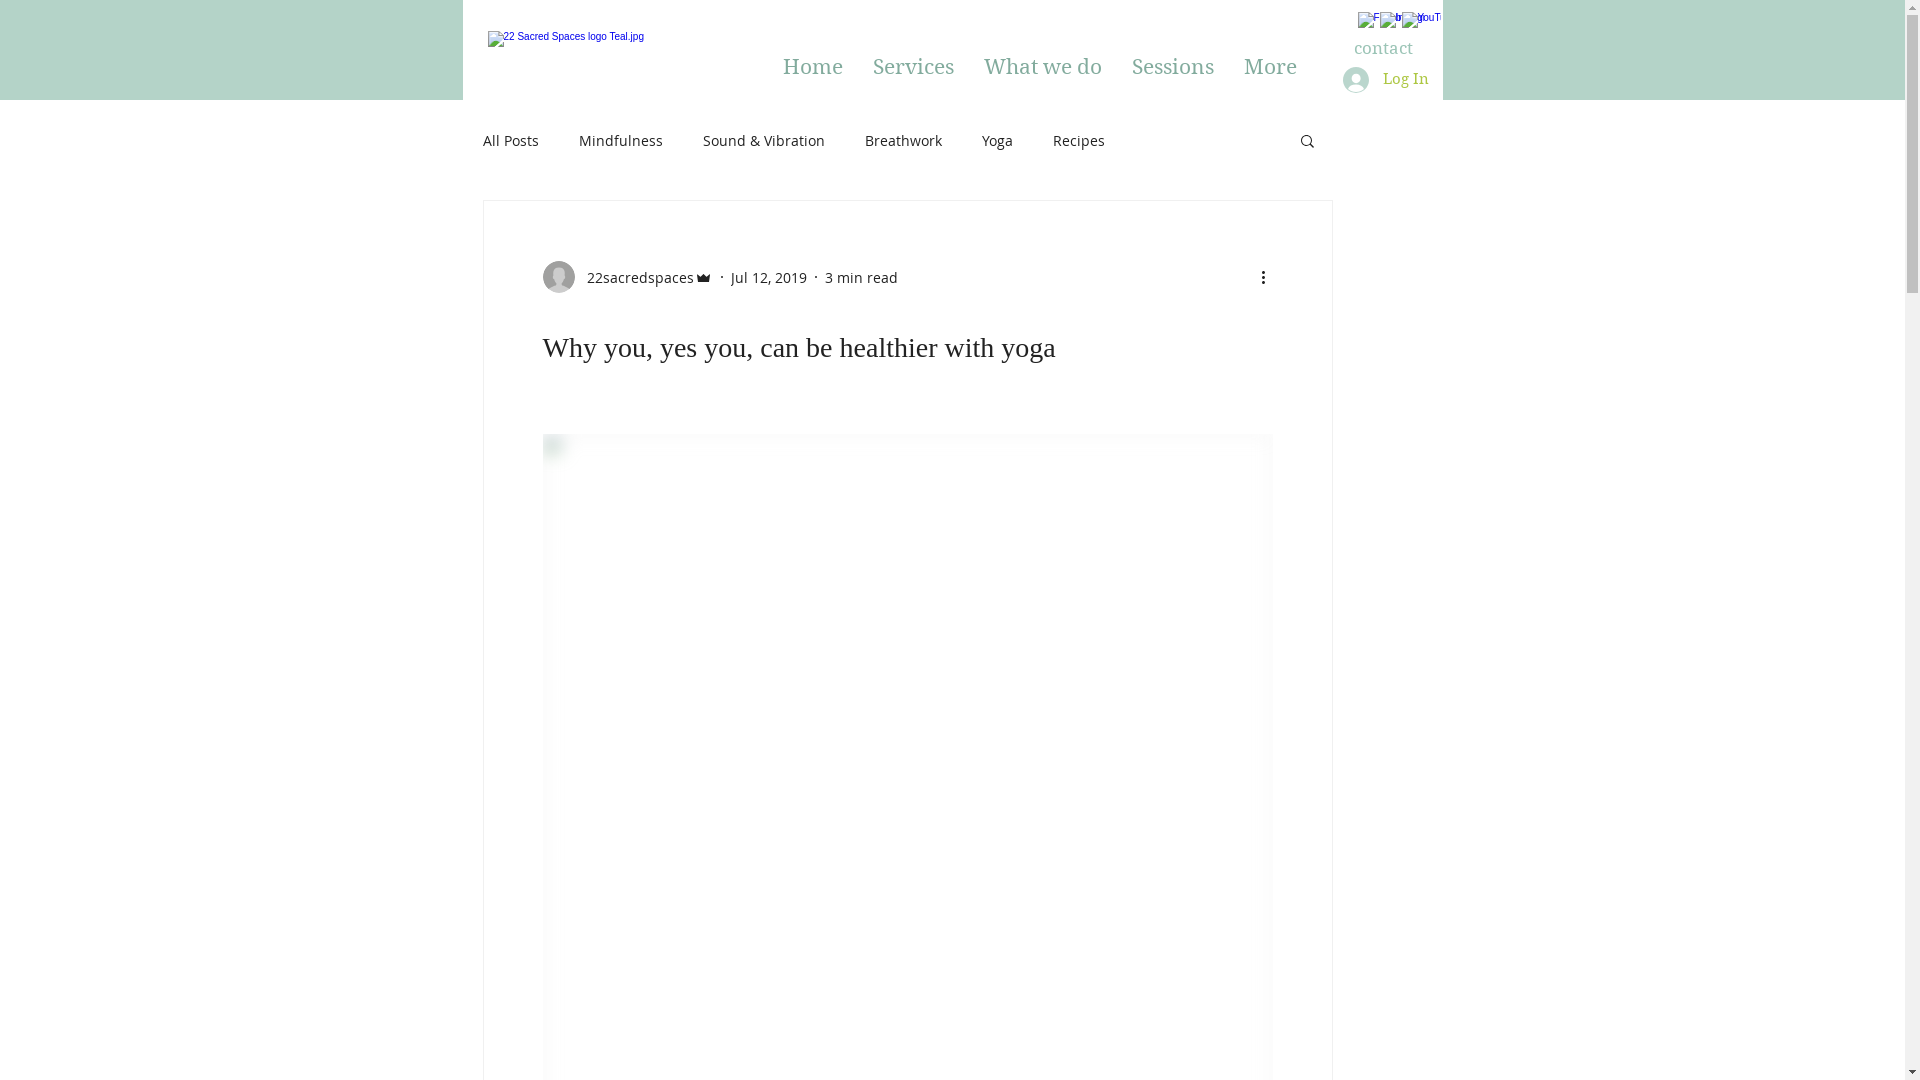 The height and width of the screenshot is (1080, 1920). What do you see at coordinates (626, 277) in the screenshot?
I see `'22sacredspaces'` at bounding box center [626, 277].